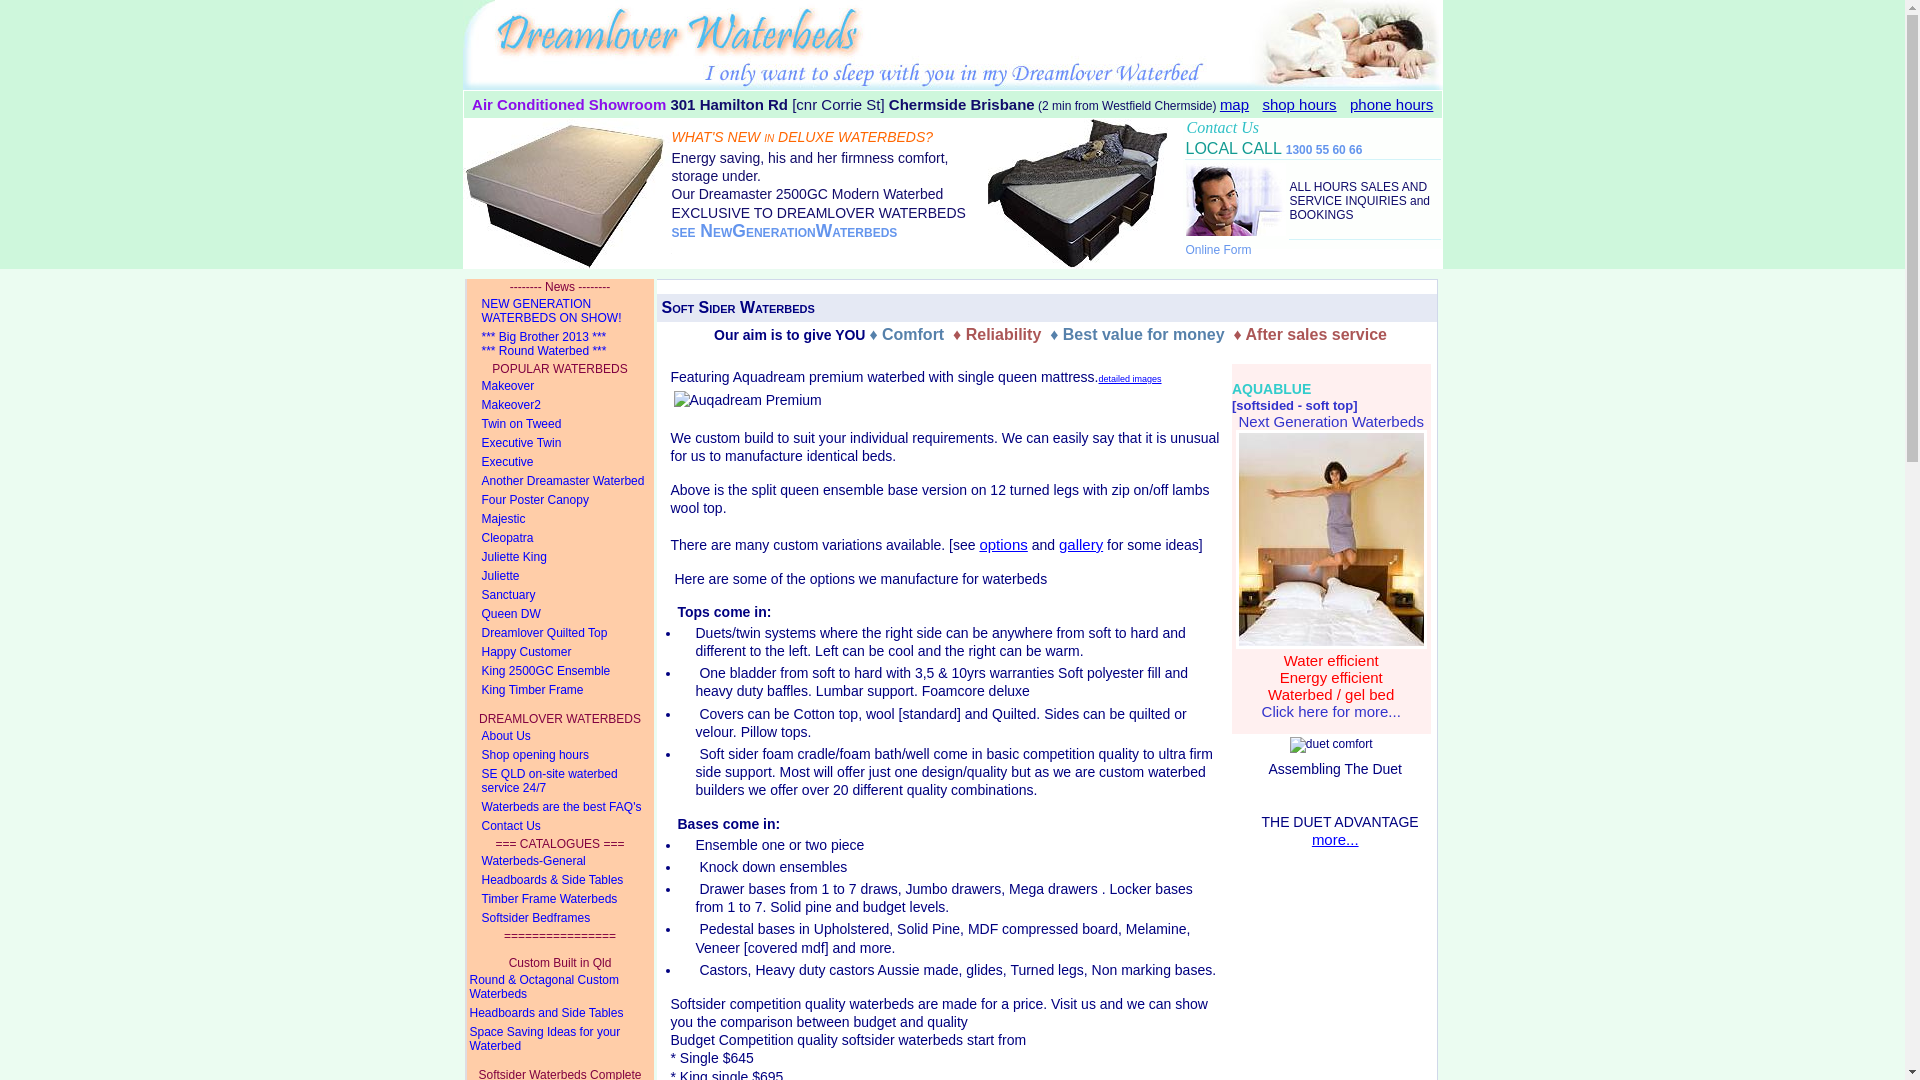 This screenshot has height=1080, width=1920. What do you see at coordinates (559, 518) in the screenshot?
I see `'Majestic'` at bounding box center [559, 518].